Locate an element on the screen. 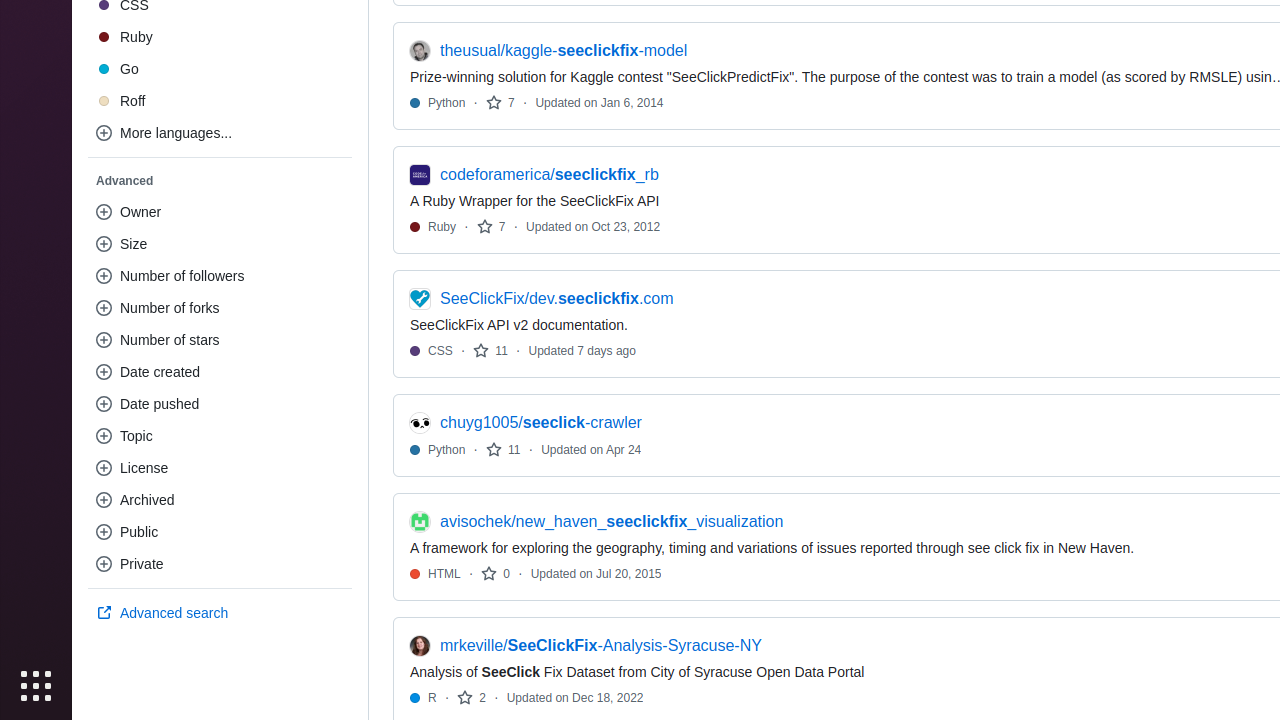 Image resolution: width=1280 pixels, height=720 pixels. 'More languages...' is located at coordinates (220, 132).